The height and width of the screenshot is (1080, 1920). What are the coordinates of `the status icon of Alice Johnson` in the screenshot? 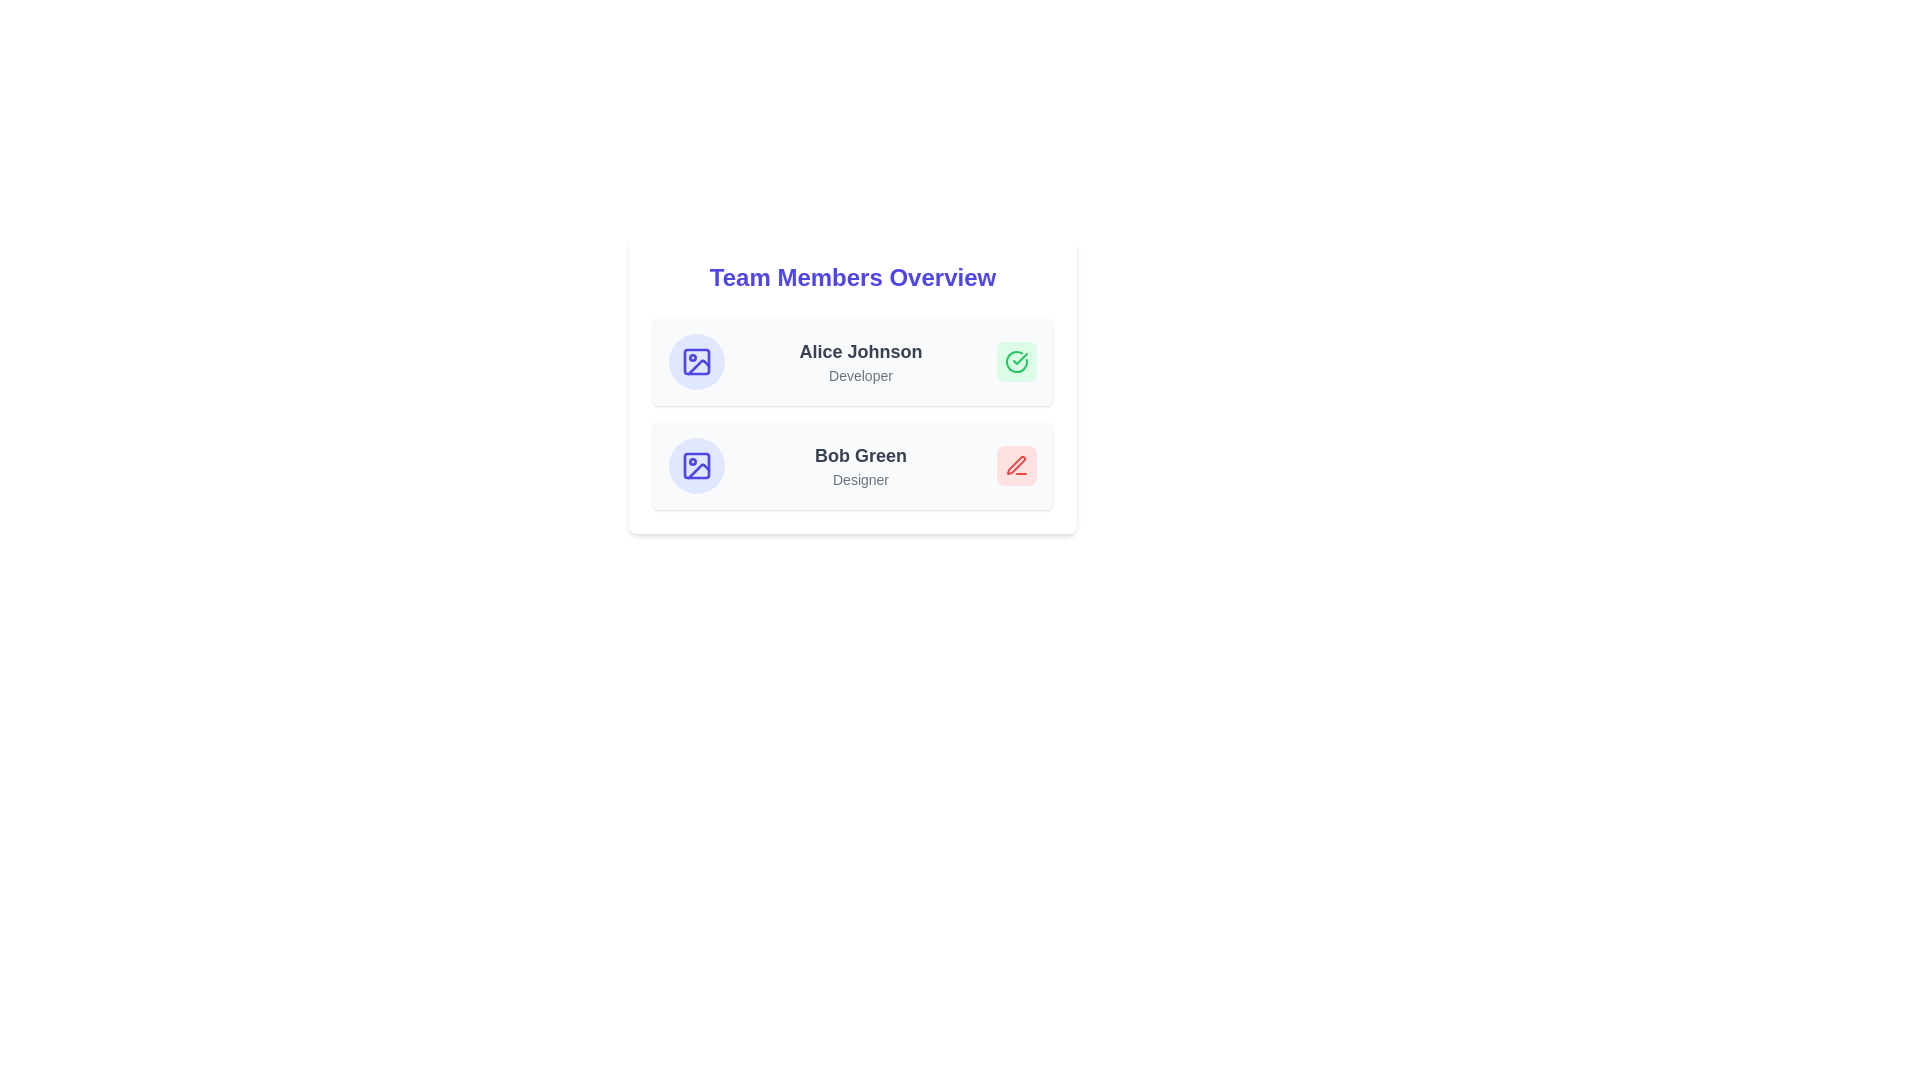 It's located at (1017, 362).